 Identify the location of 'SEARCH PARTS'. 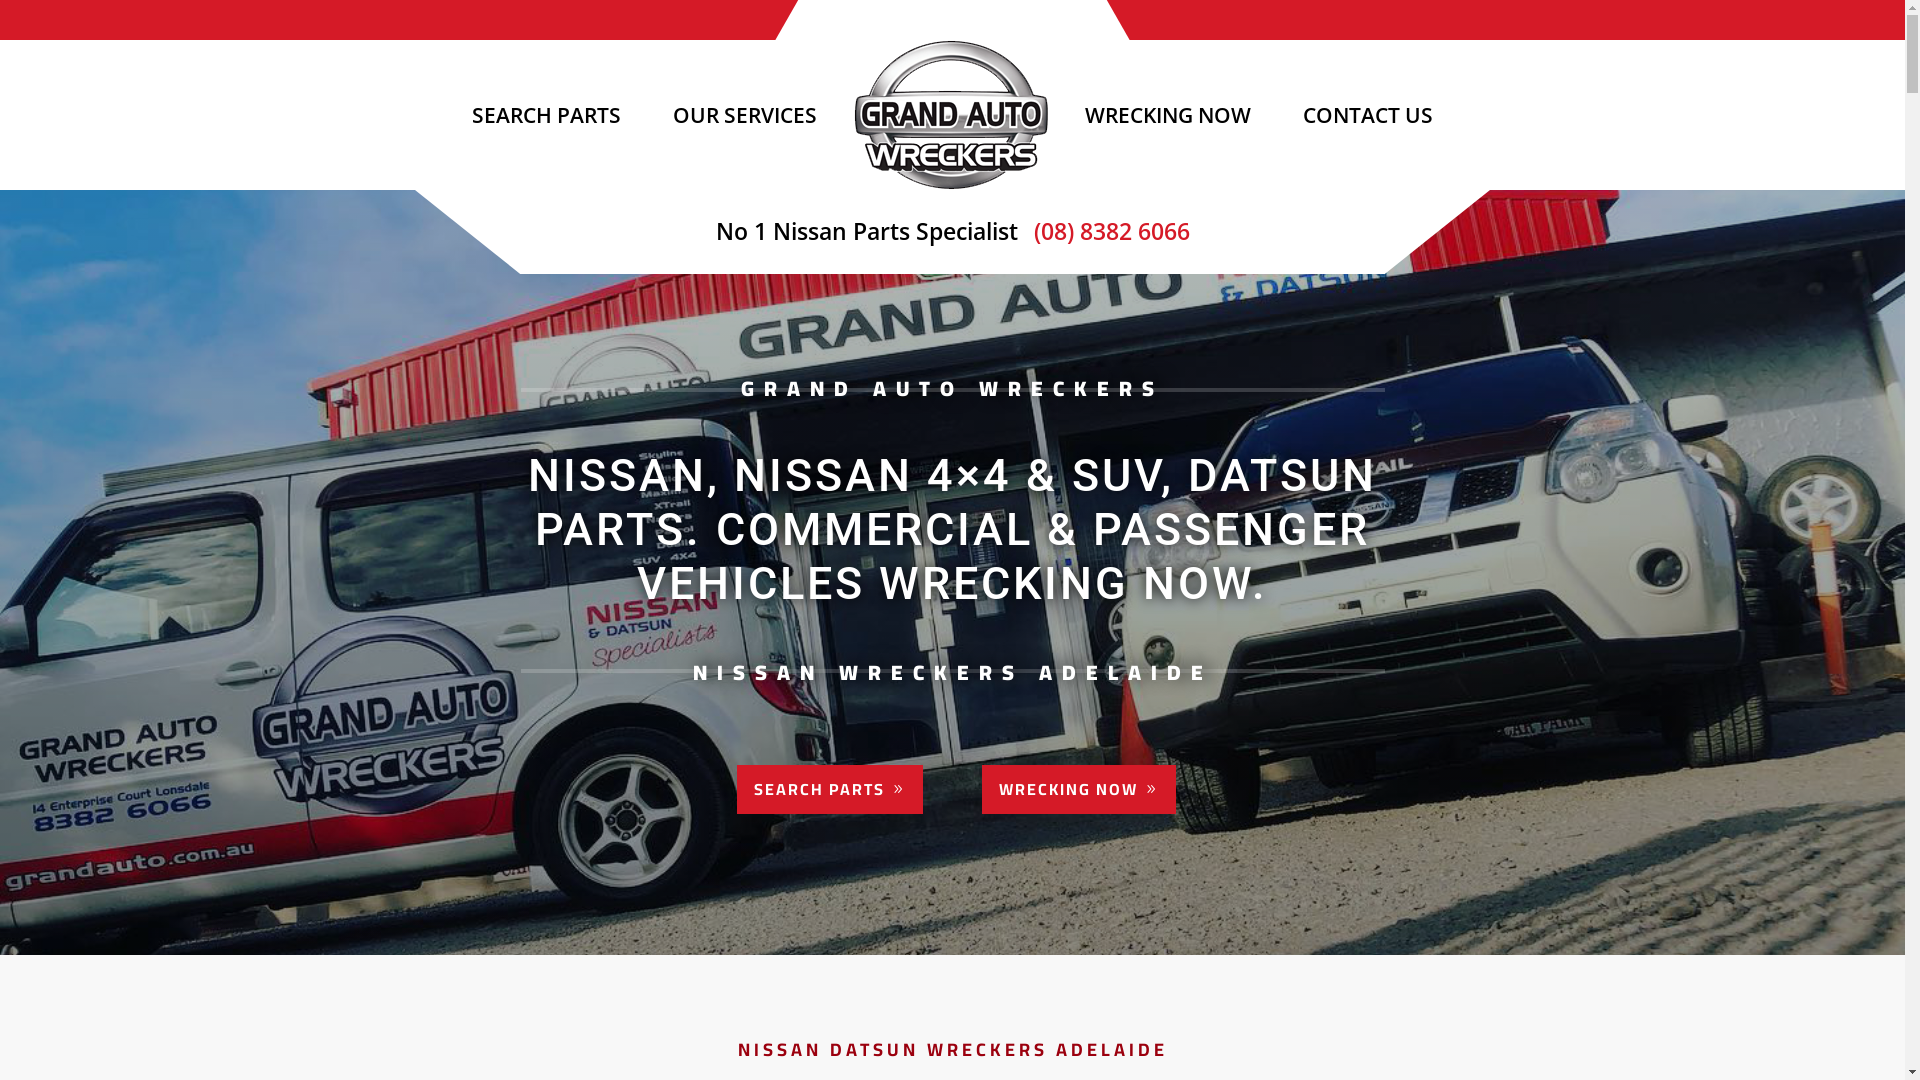
(736, 788).